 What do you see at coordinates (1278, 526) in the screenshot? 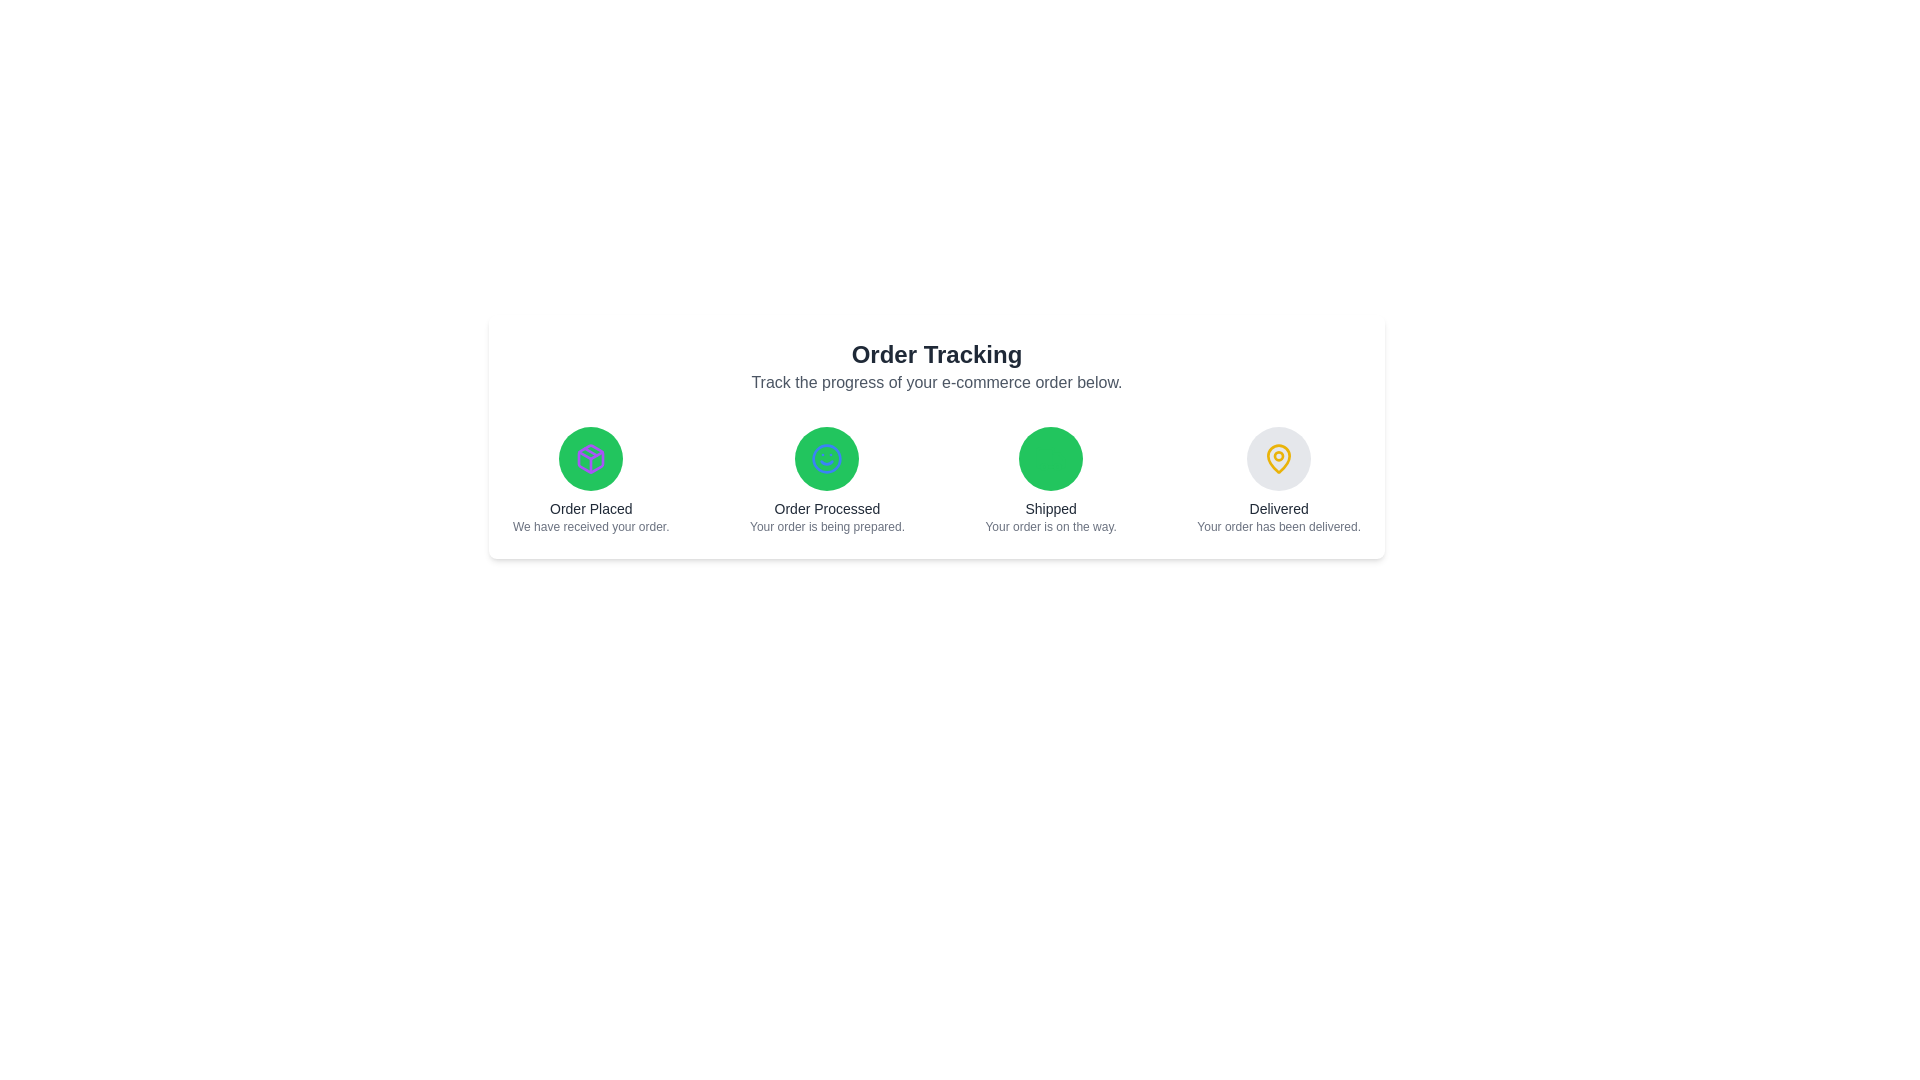
I see `the informational text label that confirms the user's order has been successfully delivered, located at the bottom of the 'Delivered' status card` at bounding box center [1278, 526].